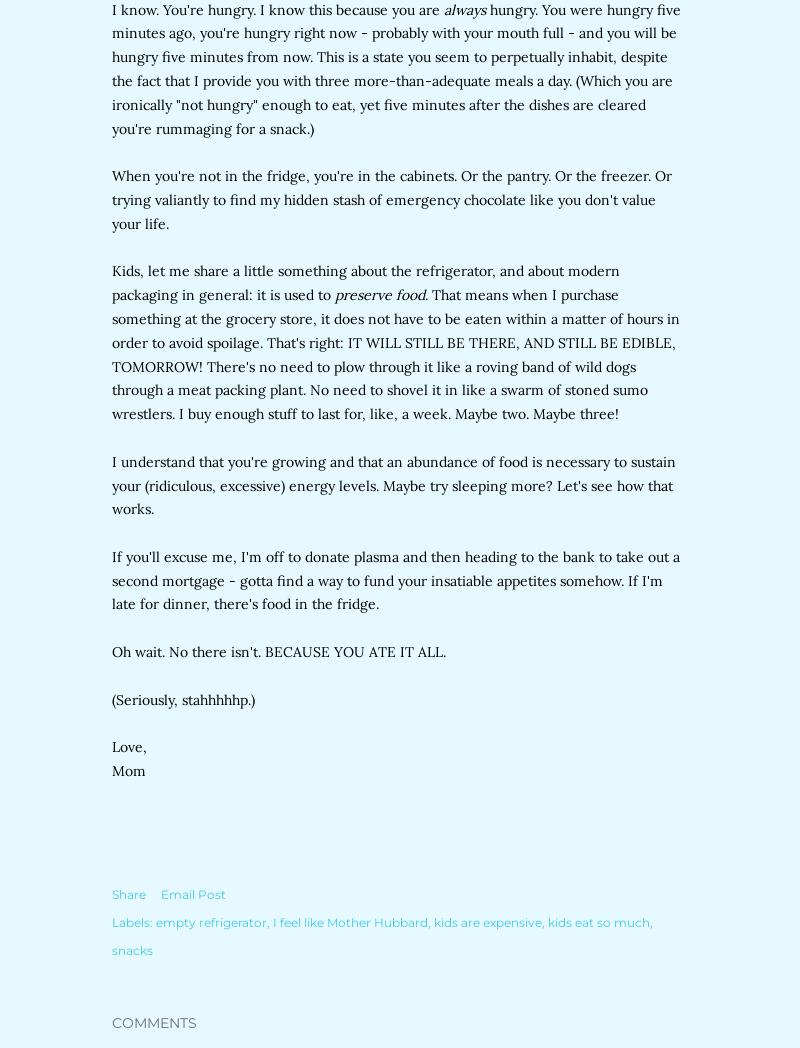  What do you see at coordinates (111, 949) in the screenshot?
I see `'snacks'` at bounding box center [111, 949].